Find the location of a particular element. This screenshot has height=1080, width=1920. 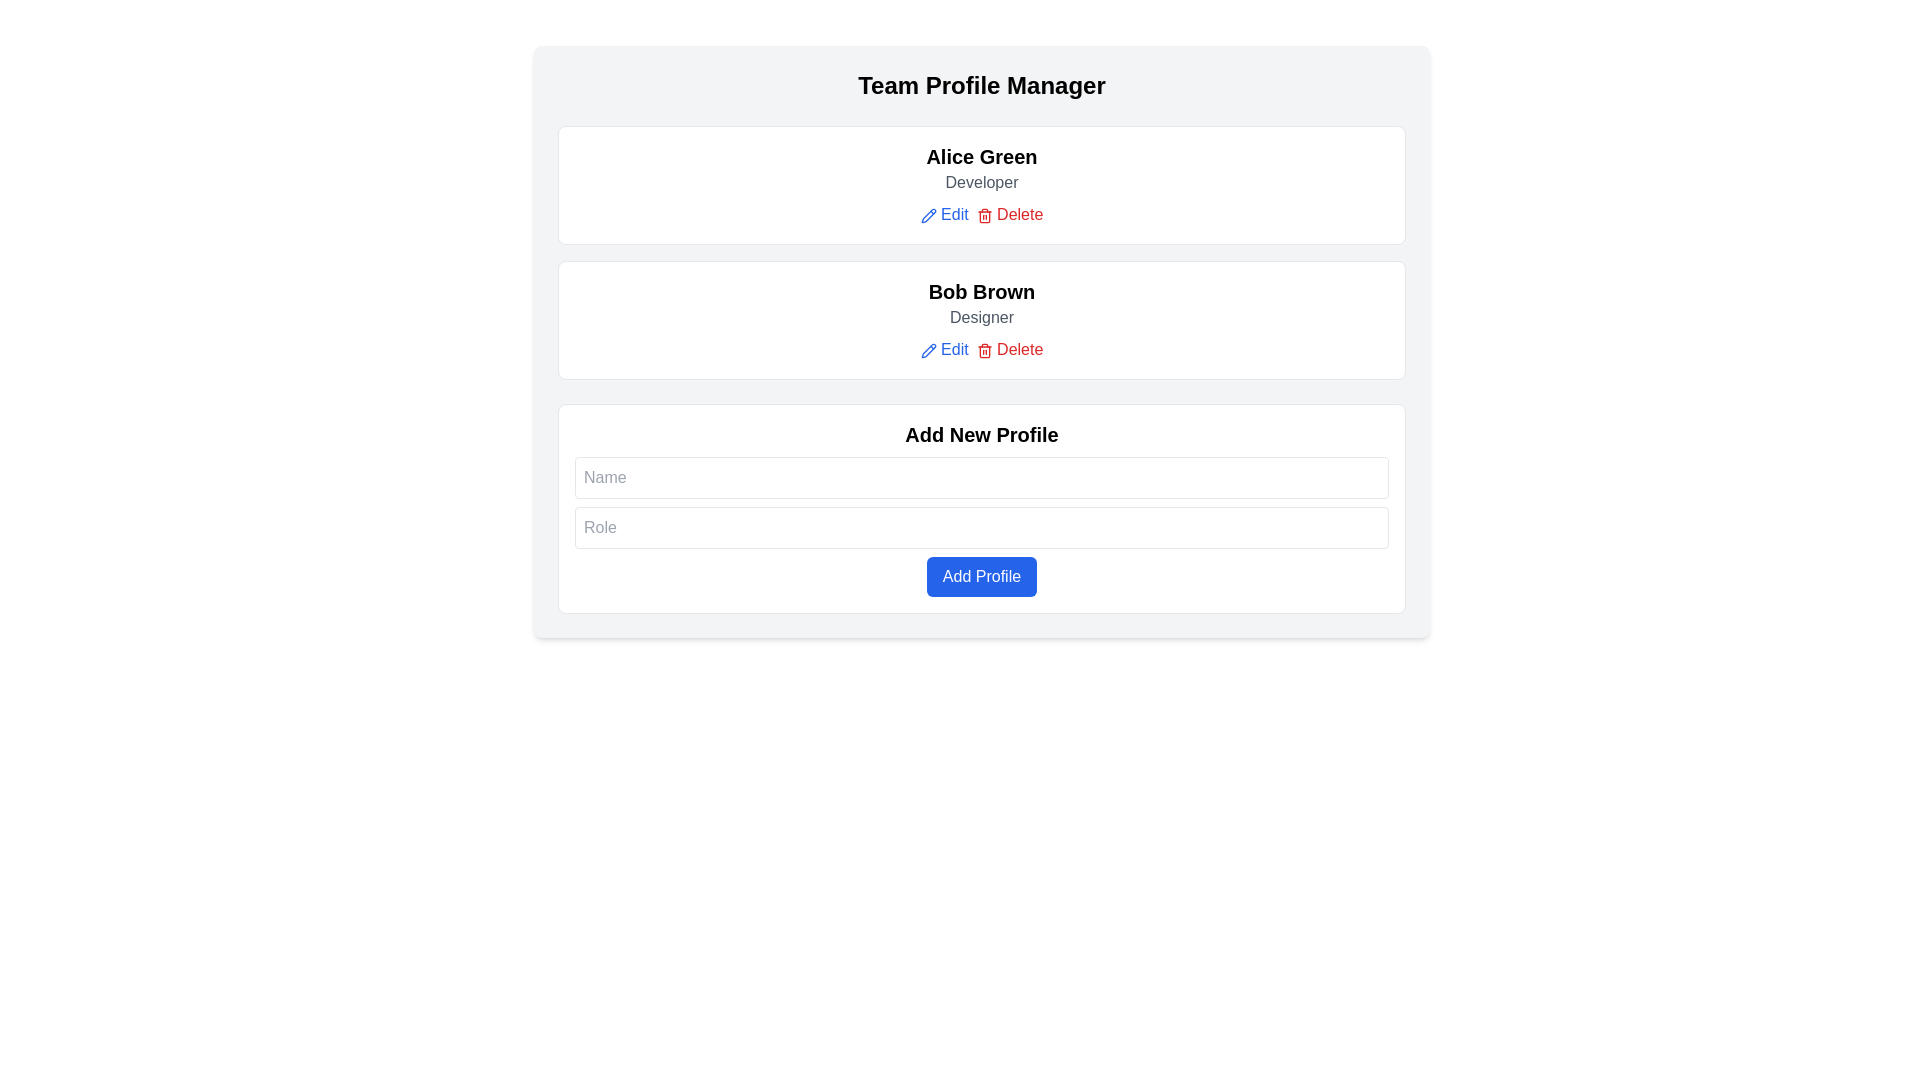

the delete icon located to the right of the 'Edit' link in Alice Green's profile card is located at coordinates (984, 215).